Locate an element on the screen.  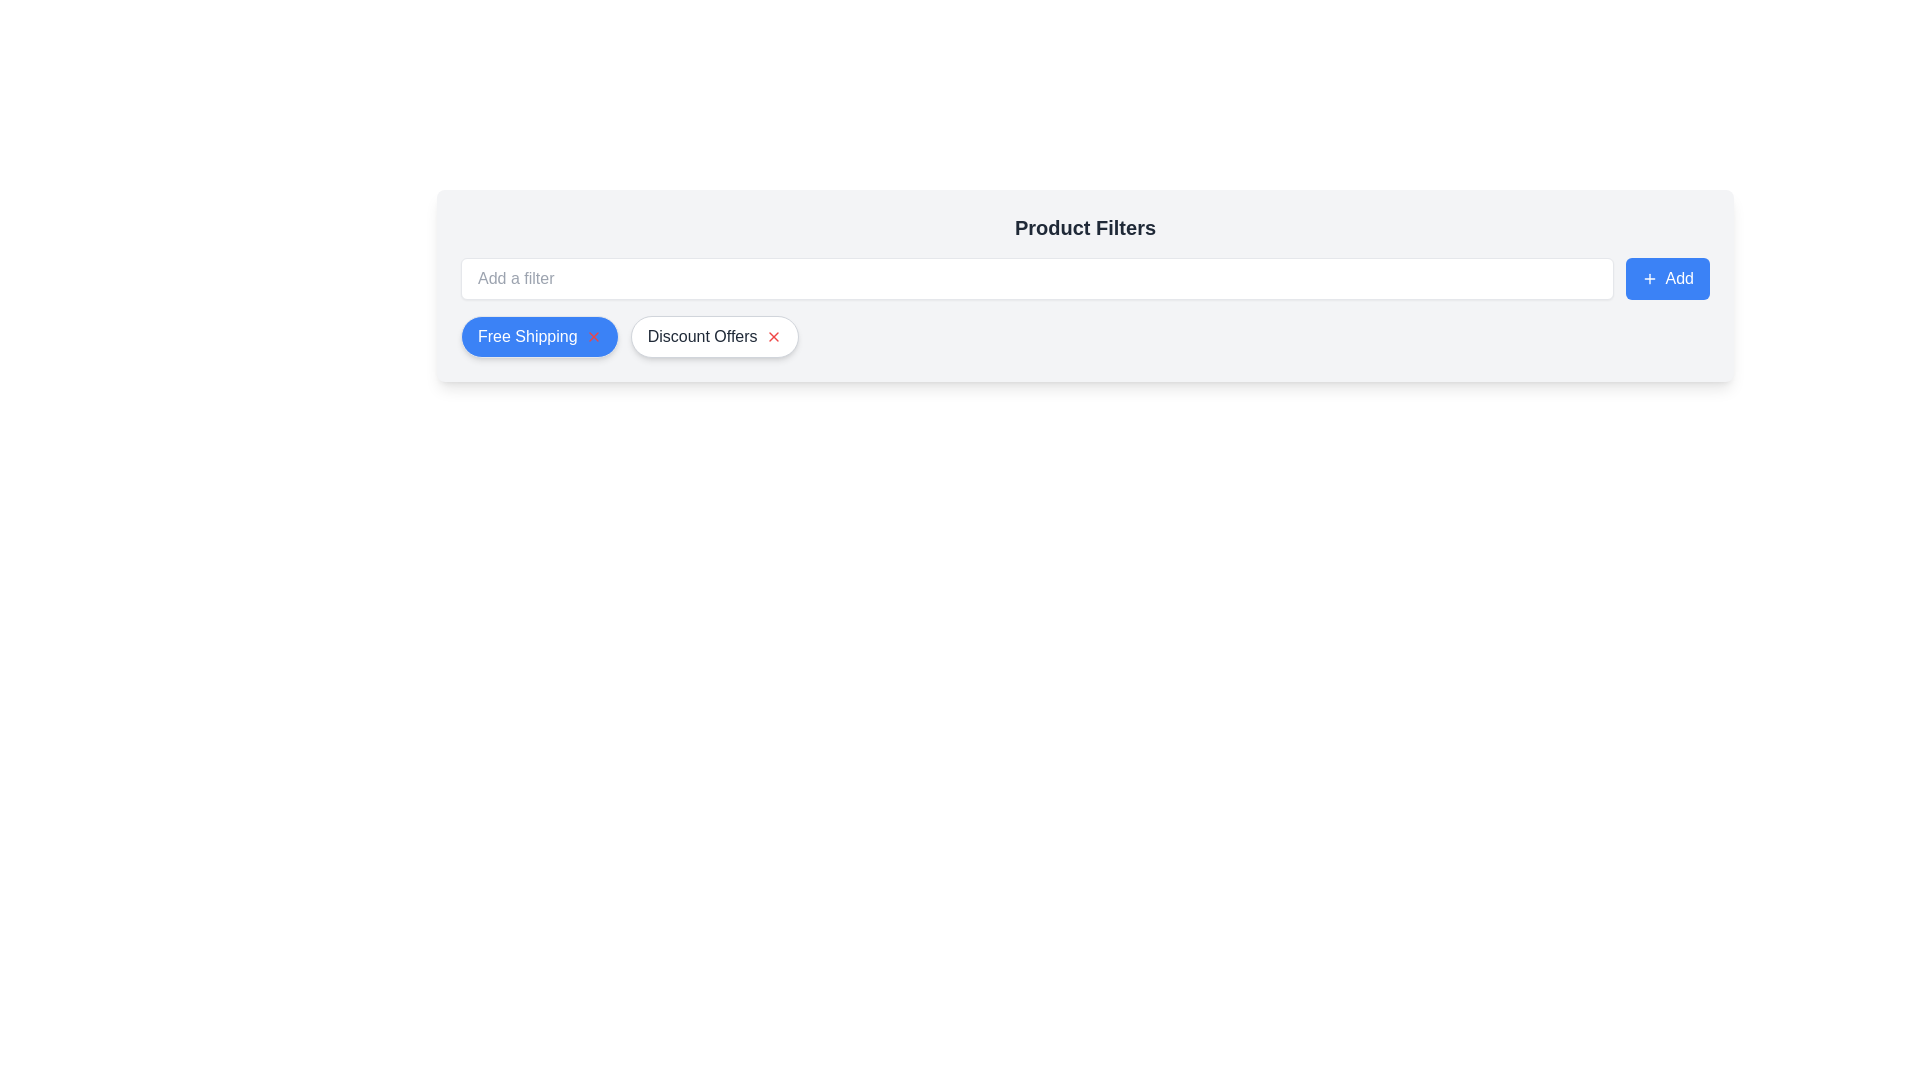
the button on the right end of the horizontal arrangement that triggers the action for adding items, located next to the input field with the placeholder 'Add a filter' is located at coordinates (1667, 278).